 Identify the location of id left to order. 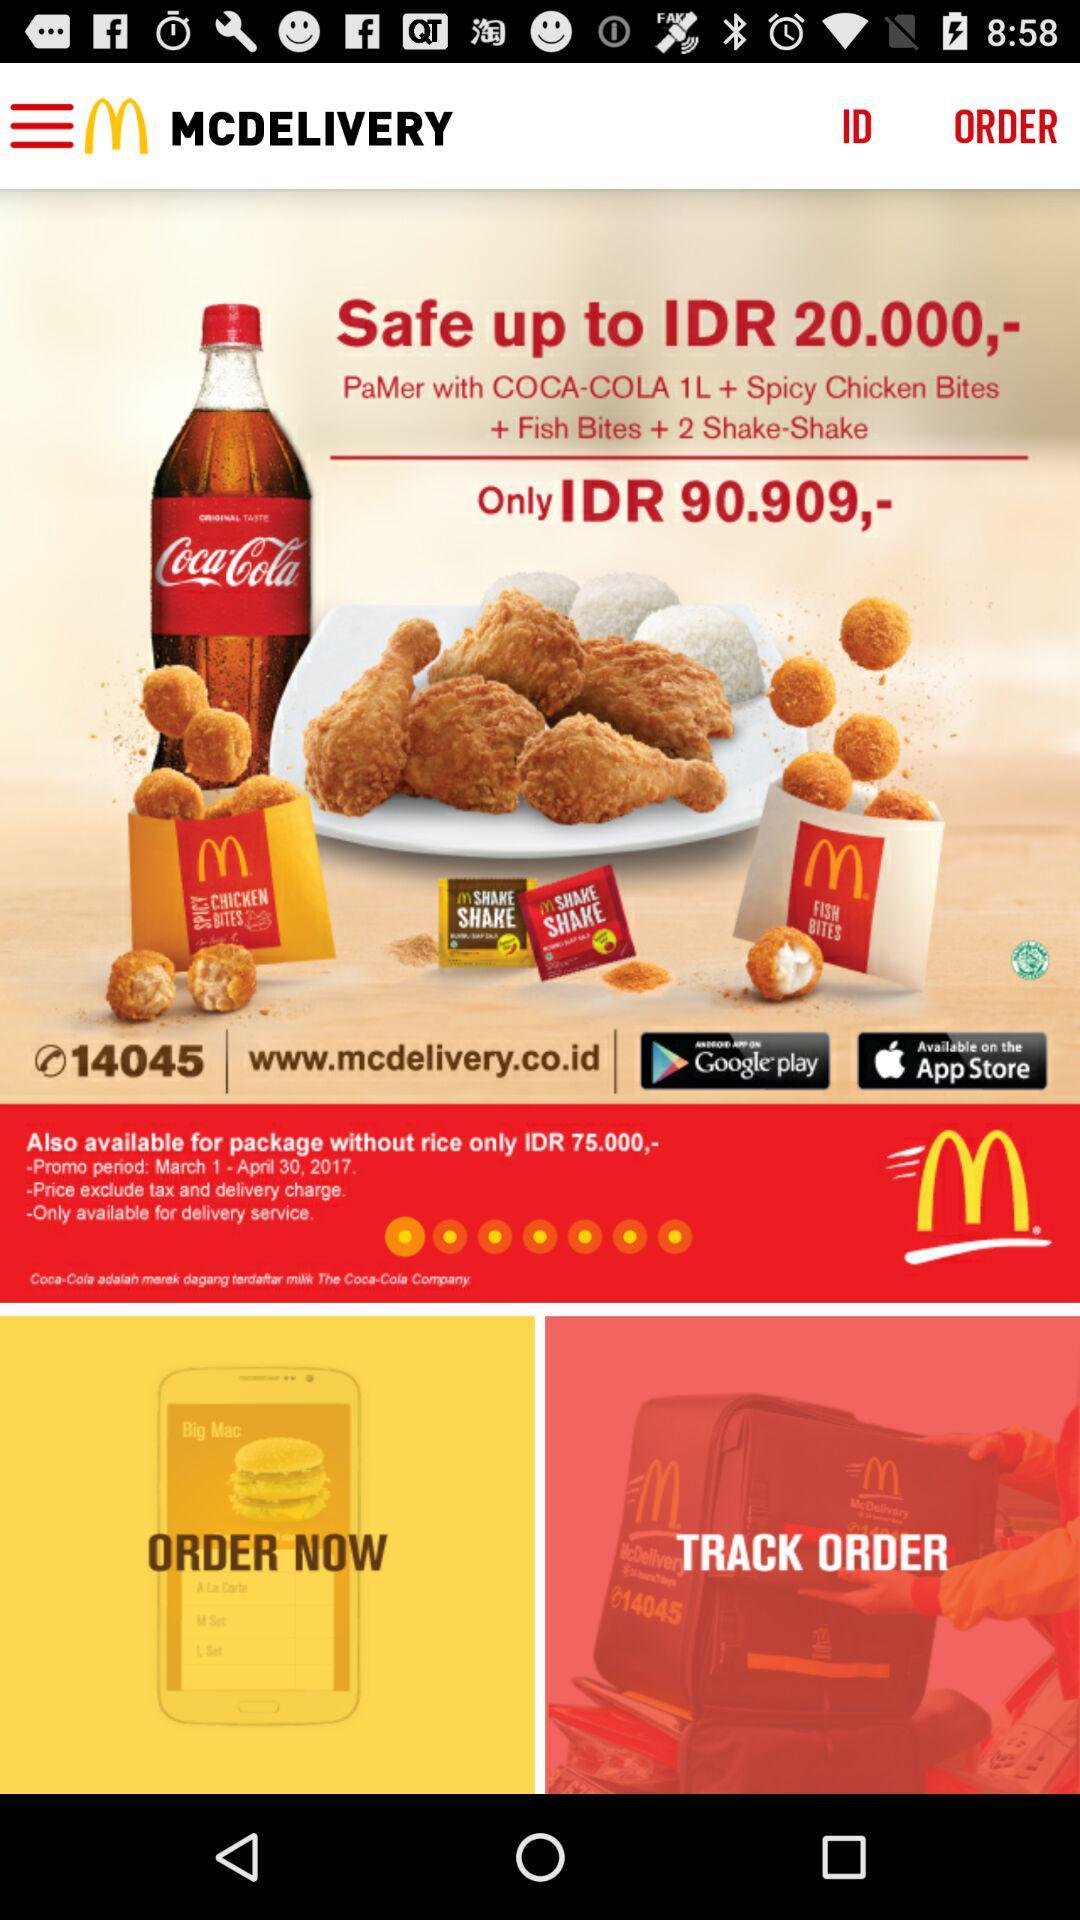
(856, 124).